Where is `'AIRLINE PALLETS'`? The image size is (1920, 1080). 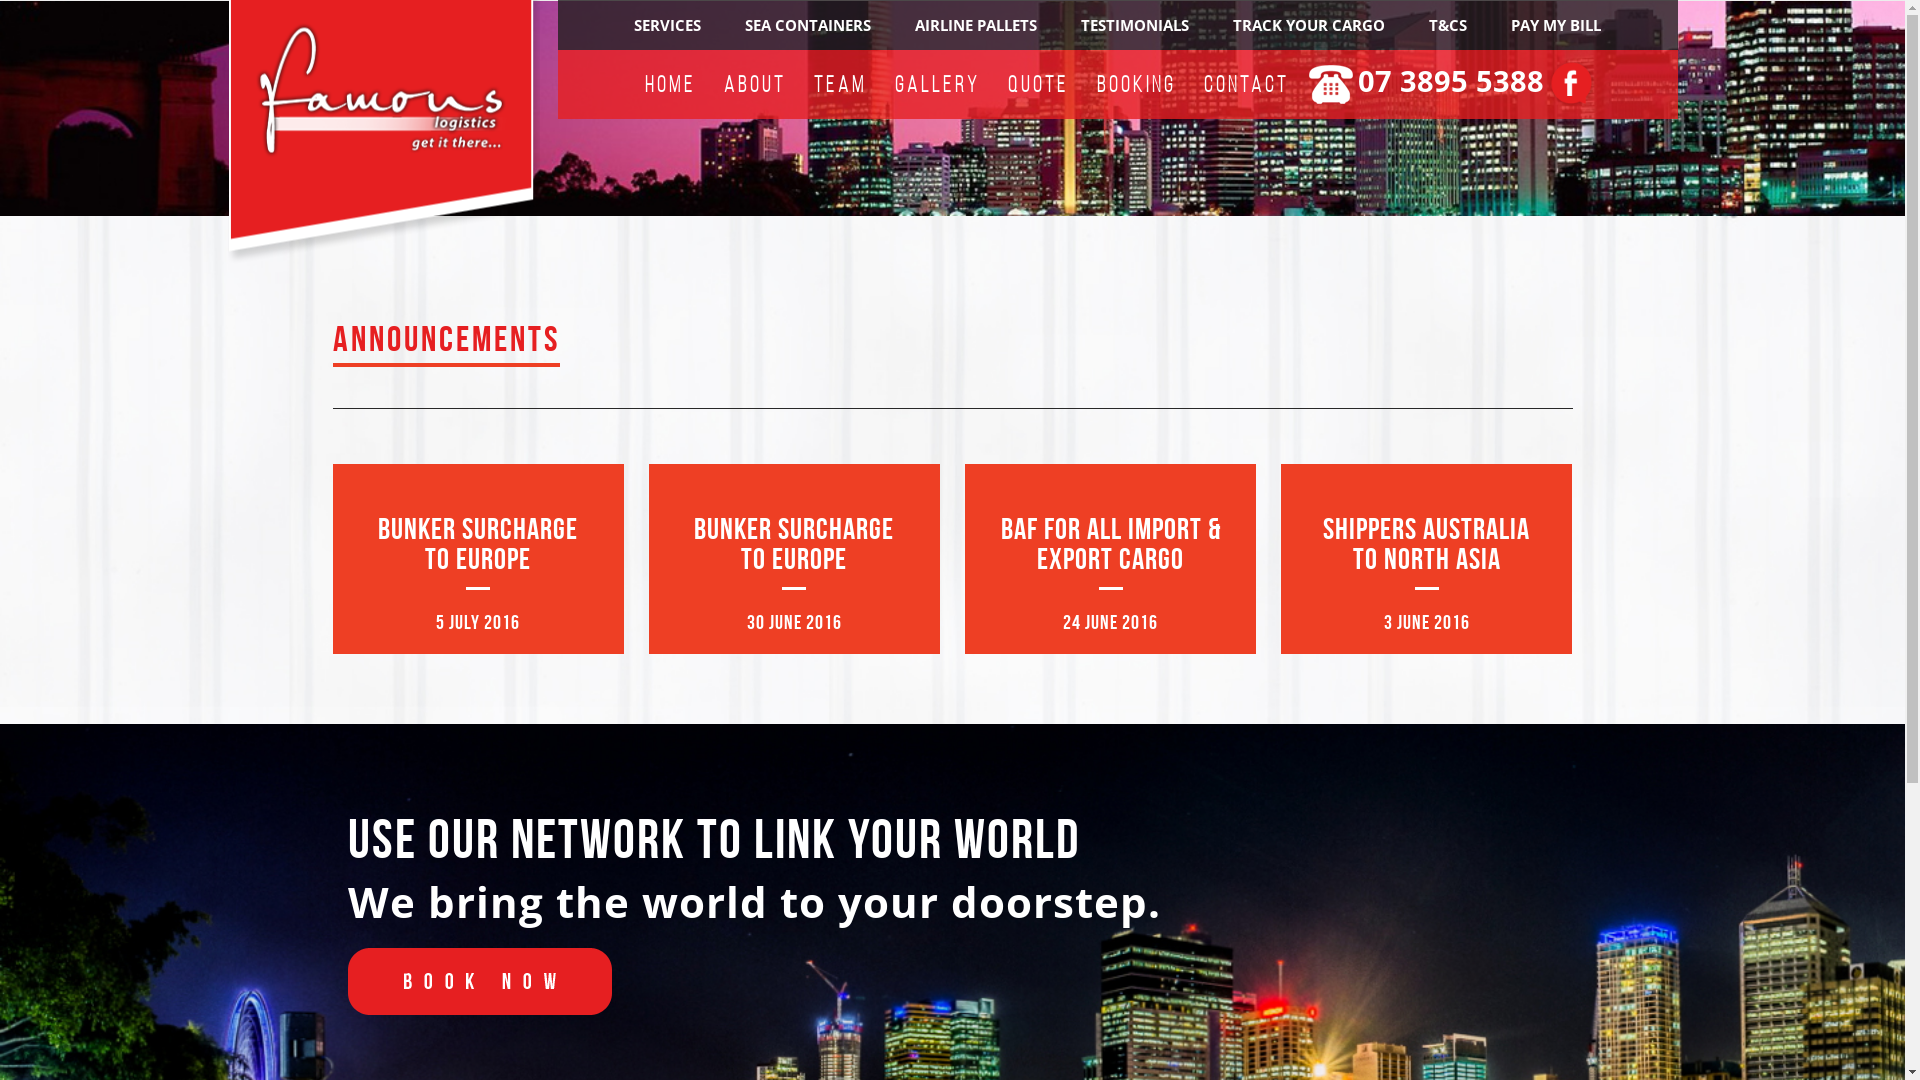
'AIRLINE PALLETS' is located at coordinates (975, 24).